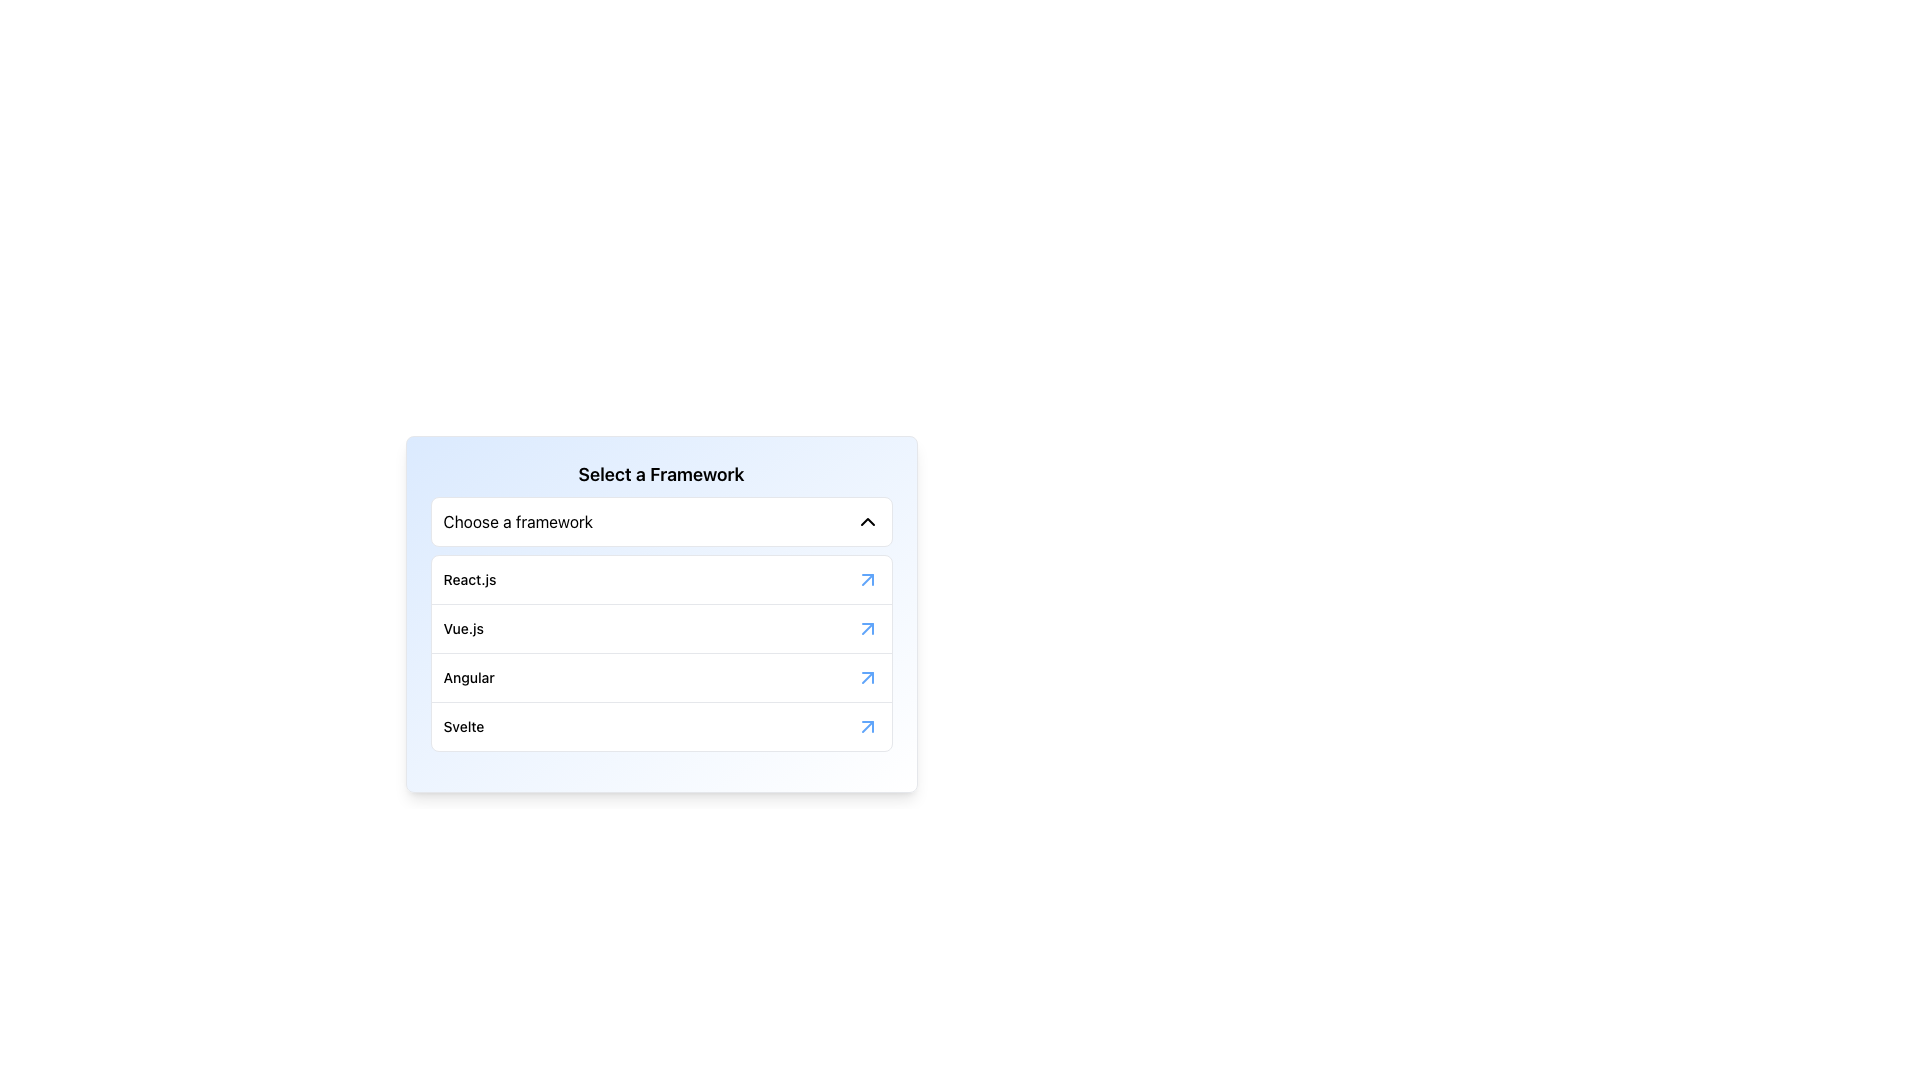 The image size is (1920, 1080). I want to click on the vector graphic icon located to the right of the 'Svelte' list item, so click(867, 726).